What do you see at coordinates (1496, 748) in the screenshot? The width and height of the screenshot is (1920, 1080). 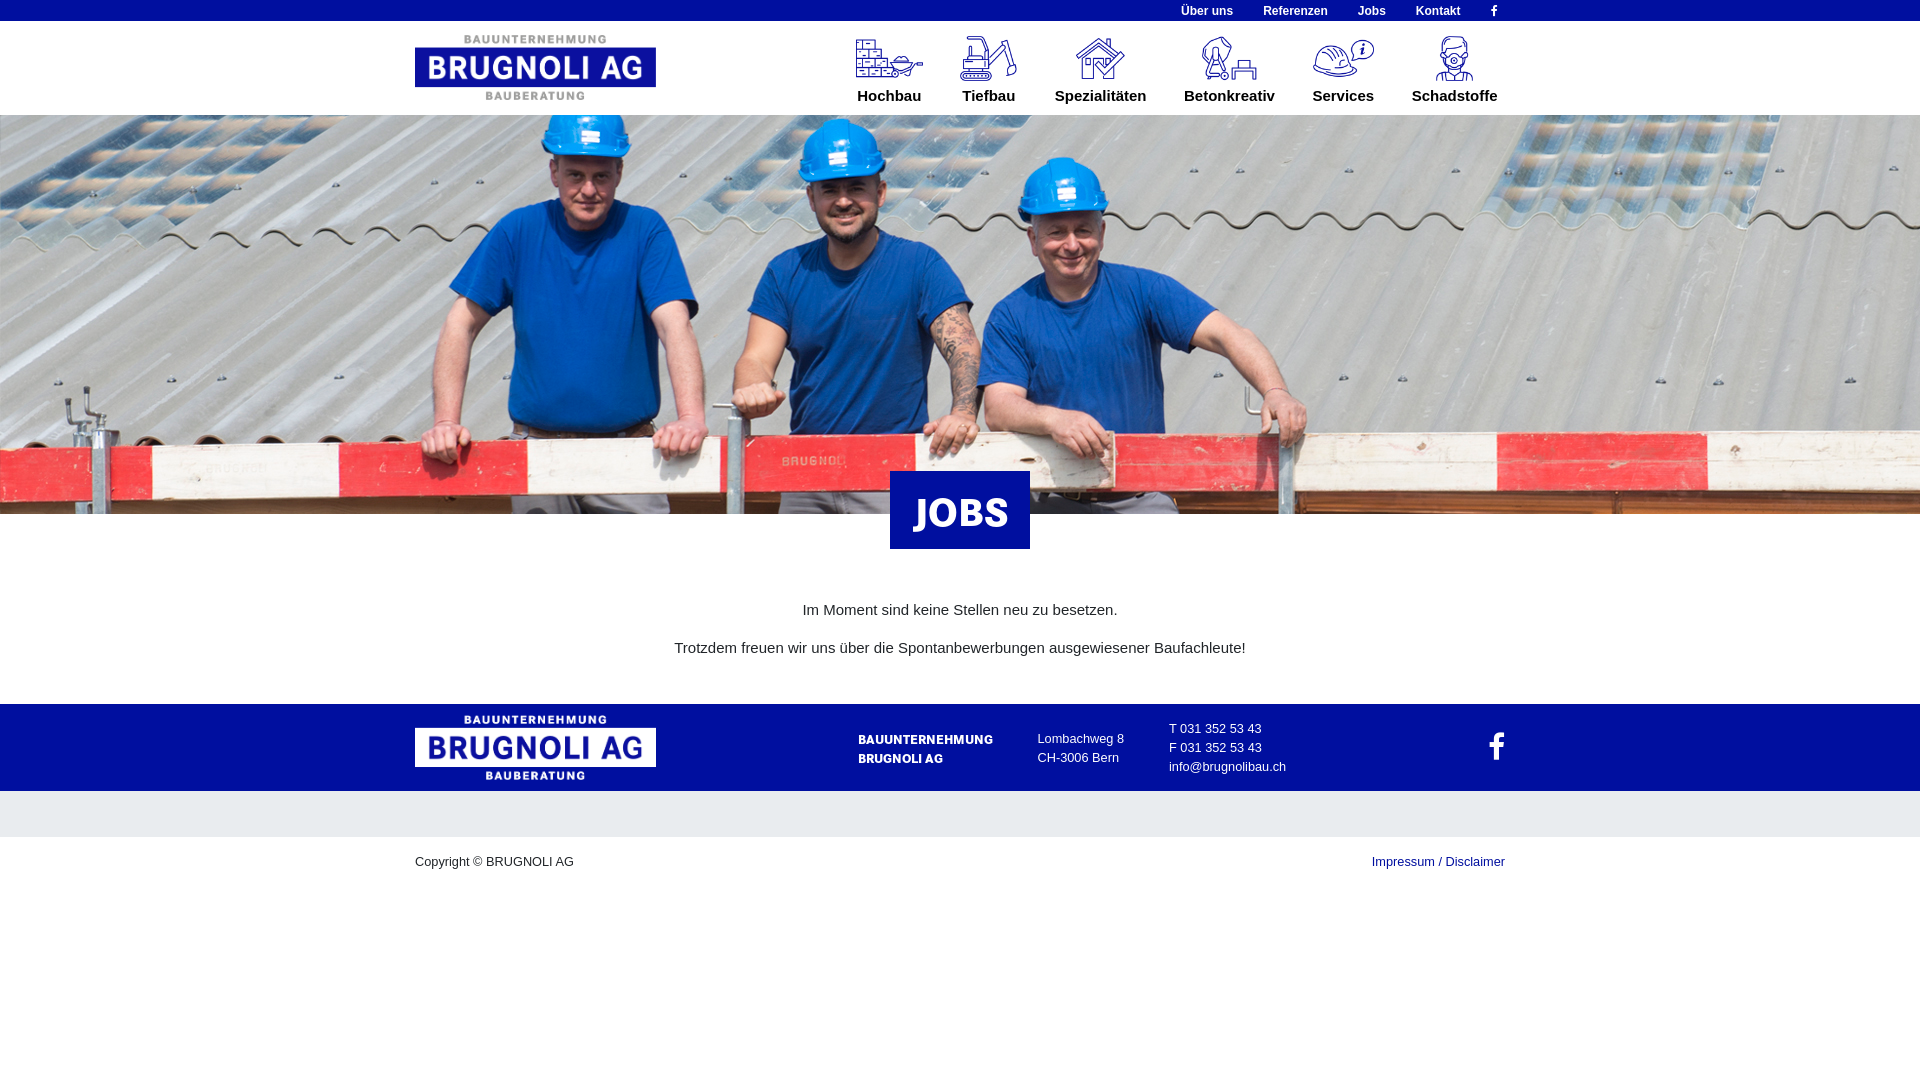 I see `'fa-facebook'` at bounding box center [1496, 748].